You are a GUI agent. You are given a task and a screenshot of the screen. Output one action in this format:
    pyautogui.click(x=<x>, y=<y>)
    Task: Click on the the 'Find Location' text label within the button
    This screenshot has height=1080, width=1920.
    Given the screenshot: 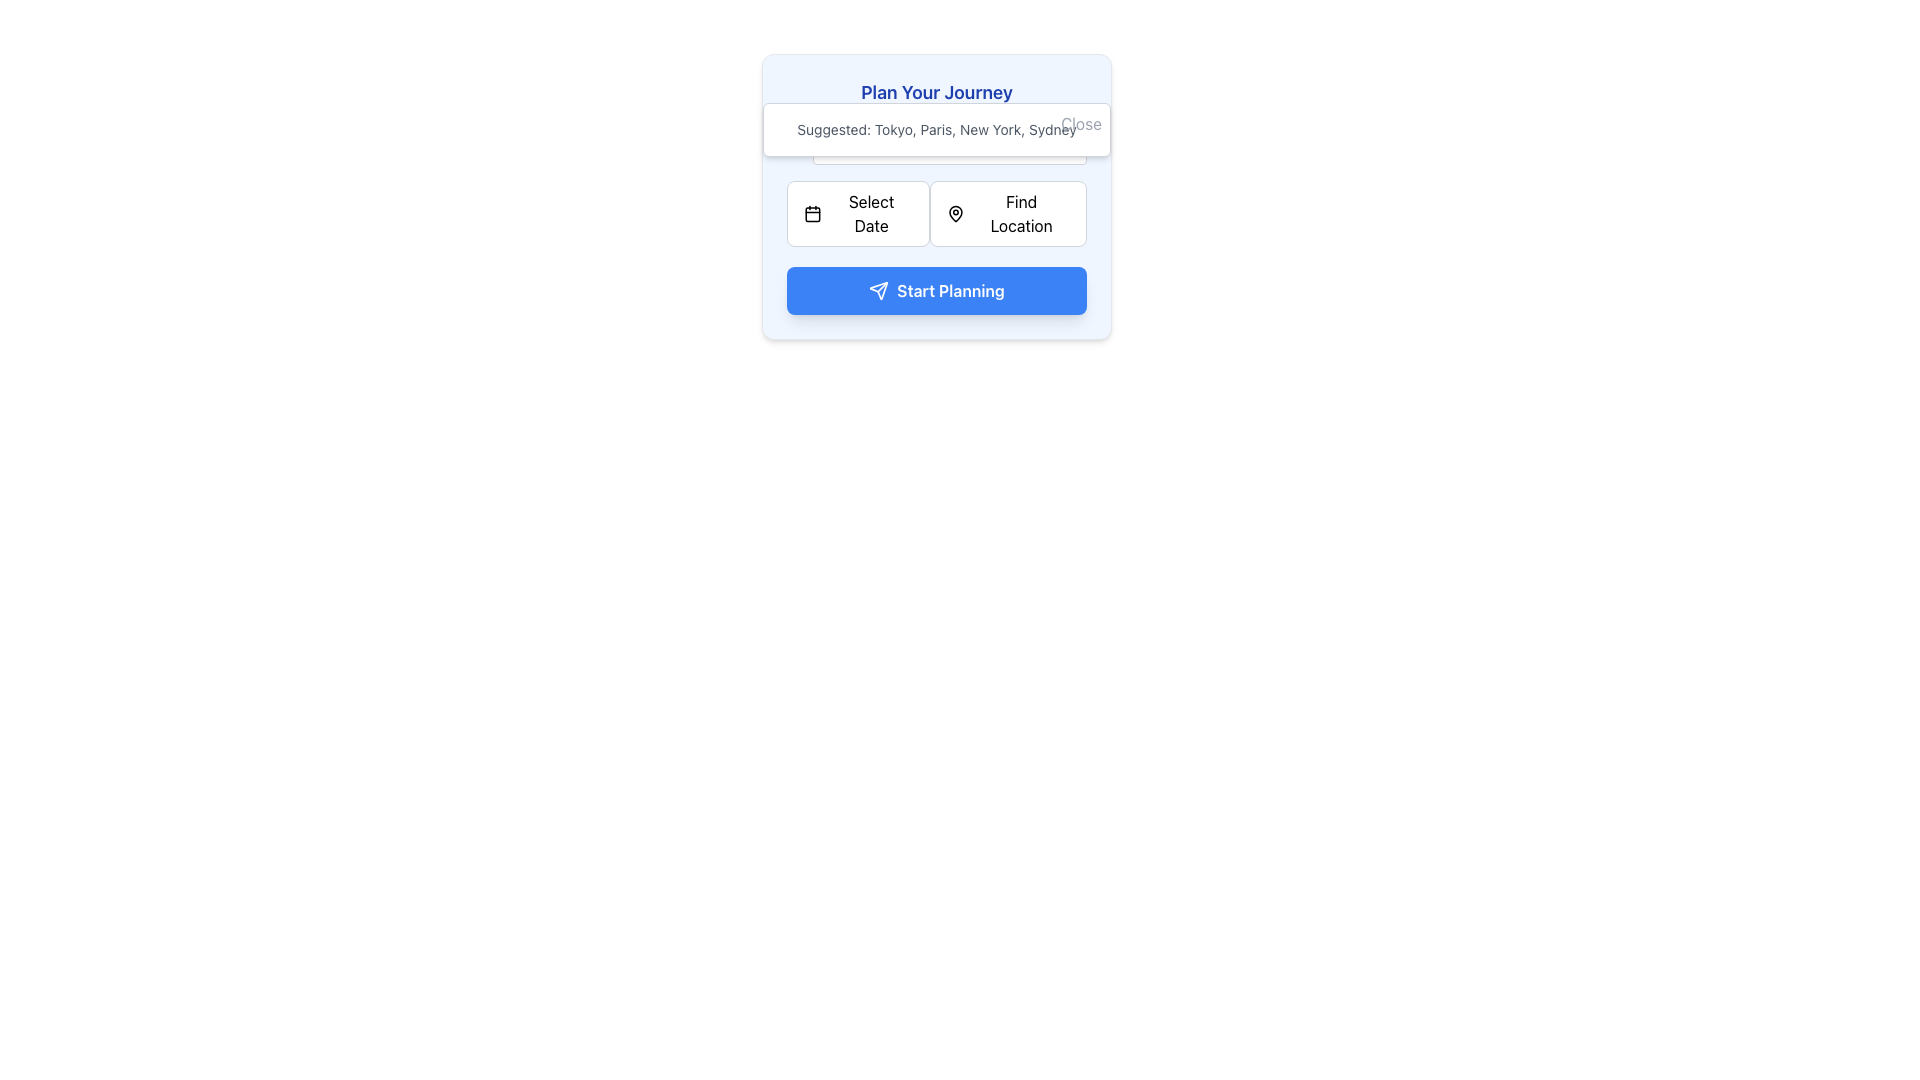 What is the action you would take?
    pyautogui.click(x=1021, y=213)
    